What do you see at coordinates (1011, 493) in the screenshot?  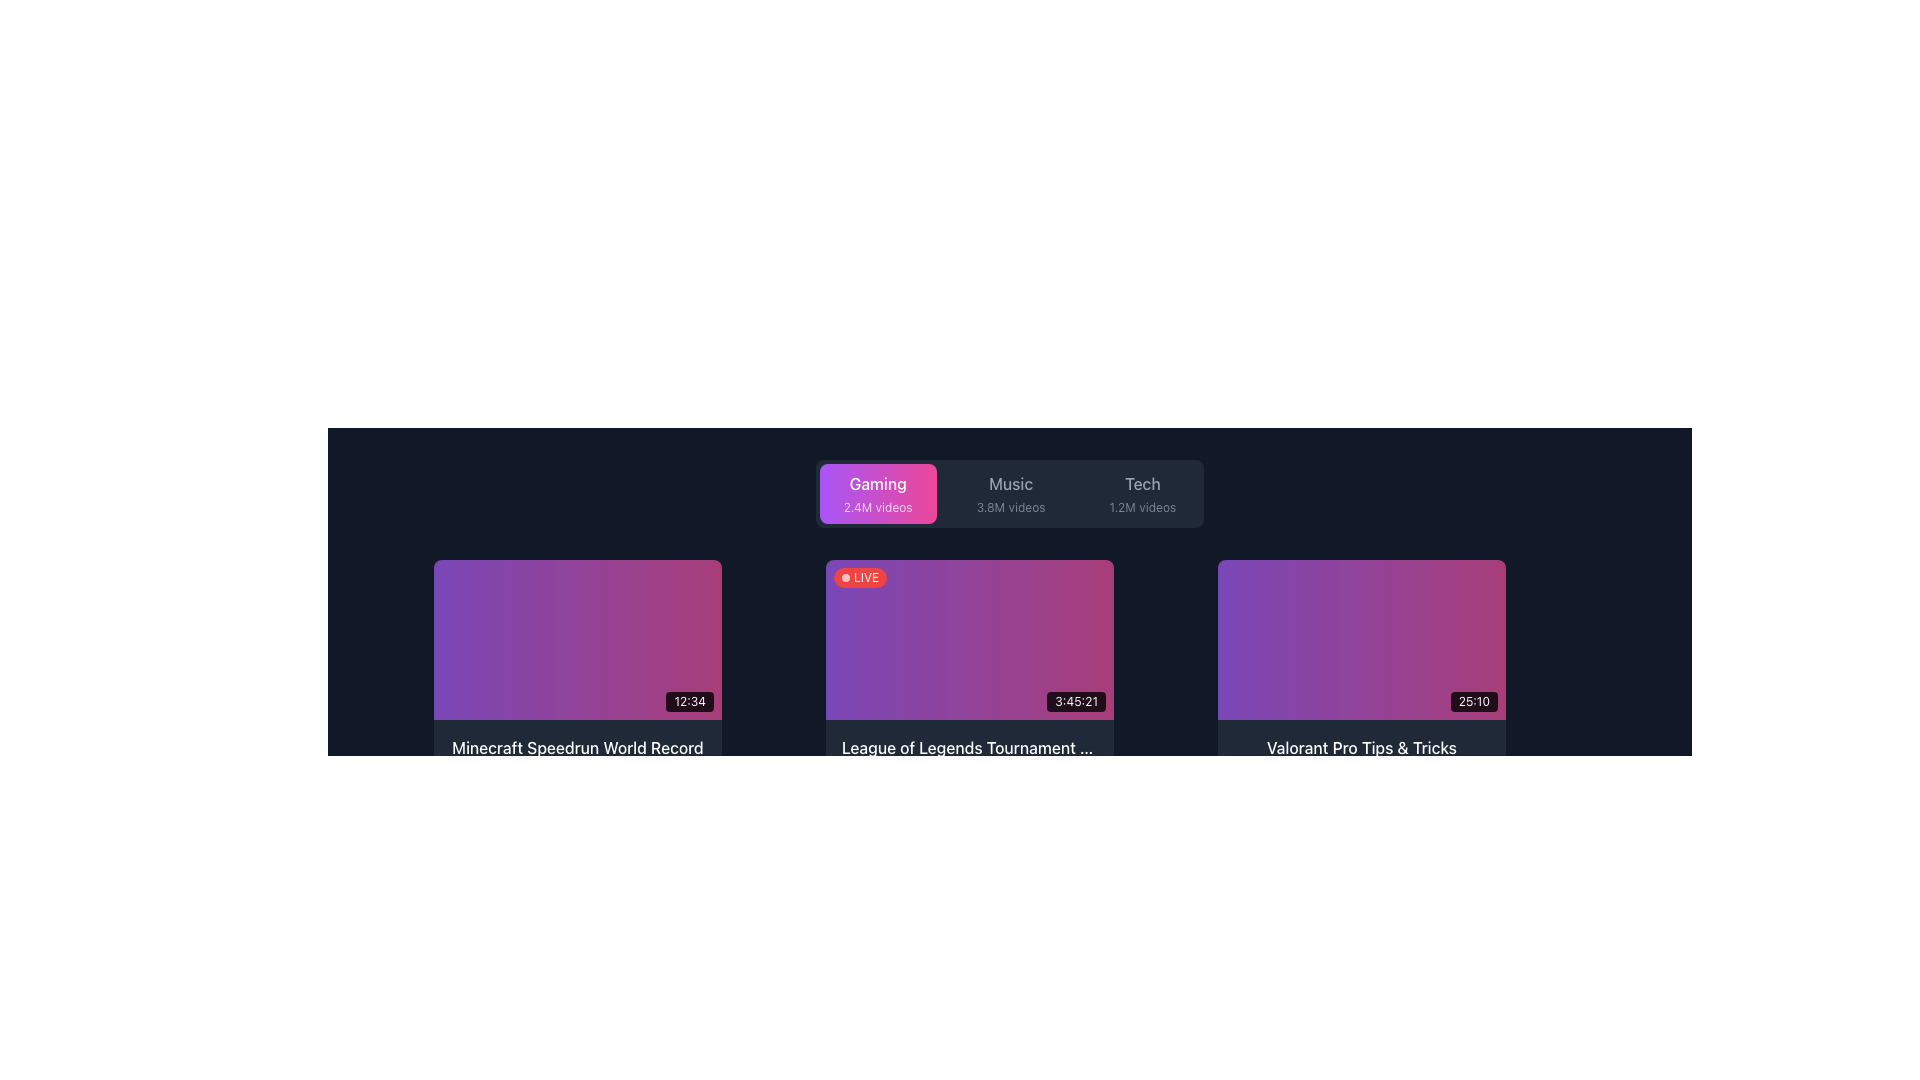 I see `the 'Music' button in the navigation menu` at bounding box center [1011, 493].